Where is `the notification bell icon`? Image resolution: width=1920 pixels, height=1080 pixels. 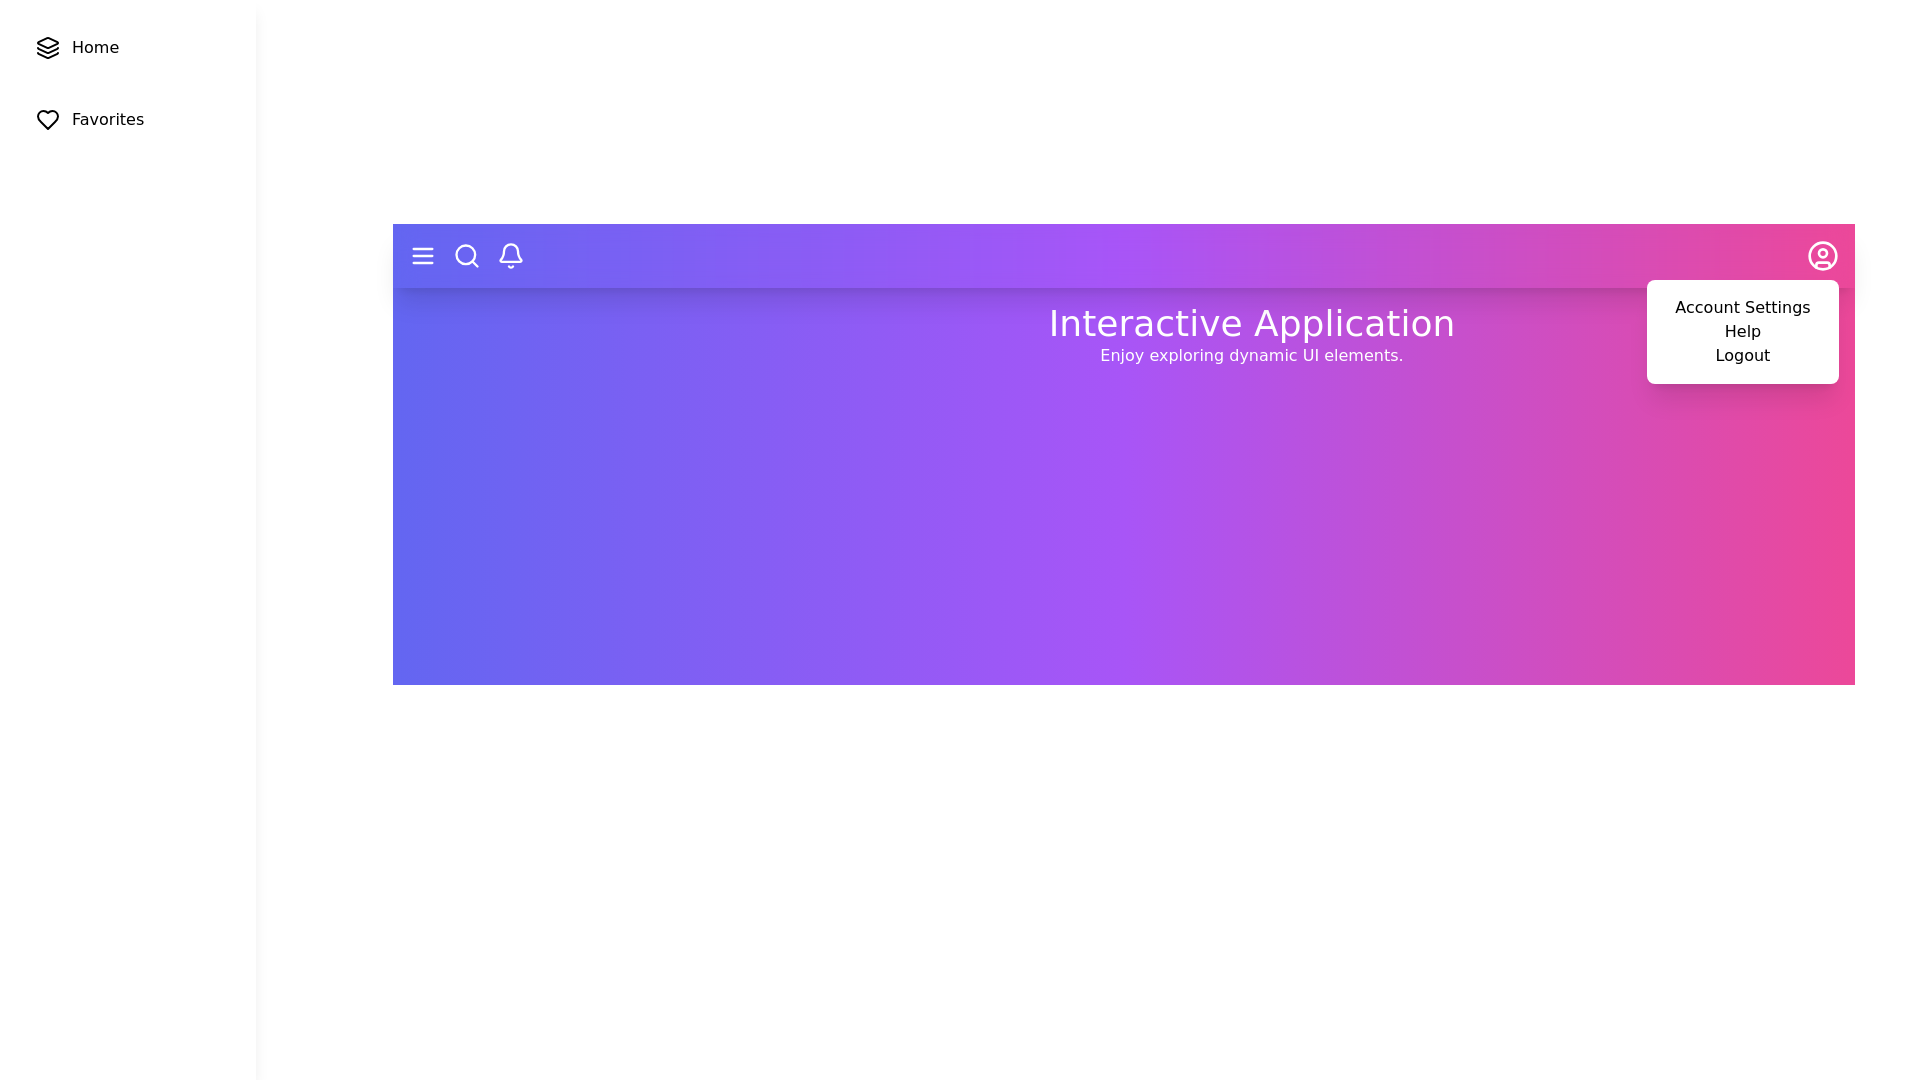 the notification bell icon is located at coordinates (510, 254).